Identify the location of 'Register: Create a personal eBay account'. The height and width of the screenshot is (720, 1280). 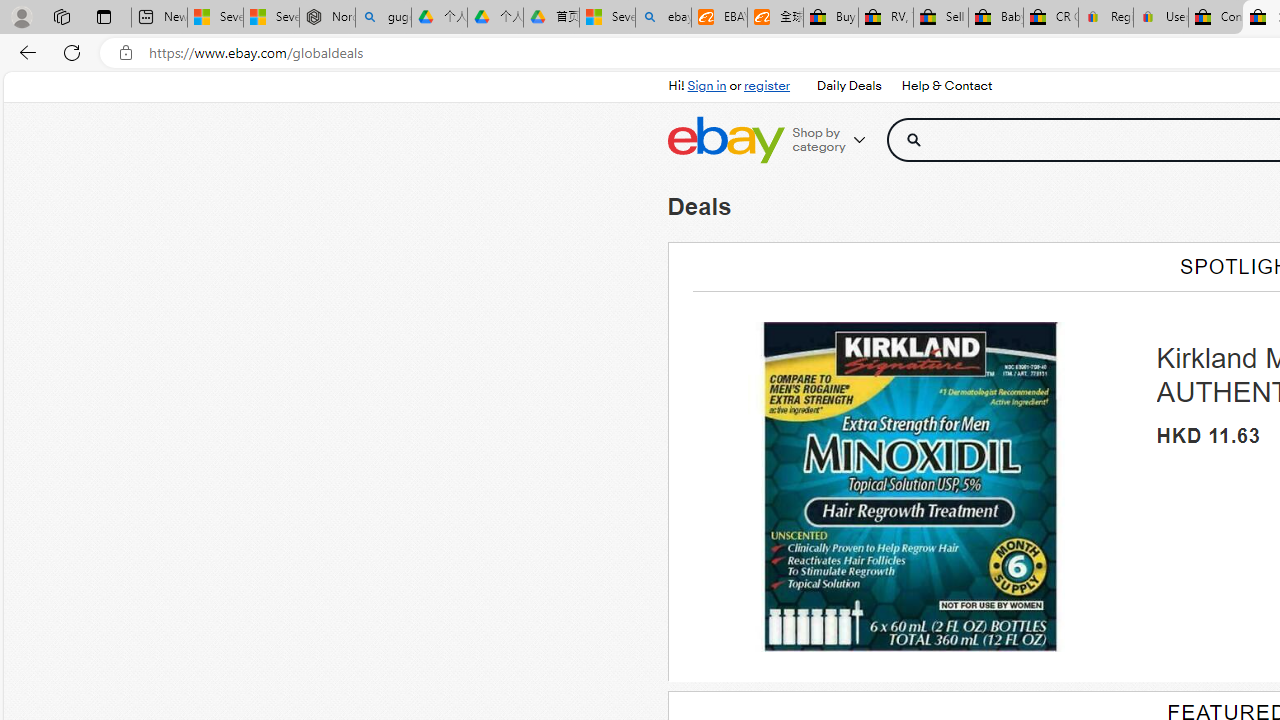
(1104, 17).